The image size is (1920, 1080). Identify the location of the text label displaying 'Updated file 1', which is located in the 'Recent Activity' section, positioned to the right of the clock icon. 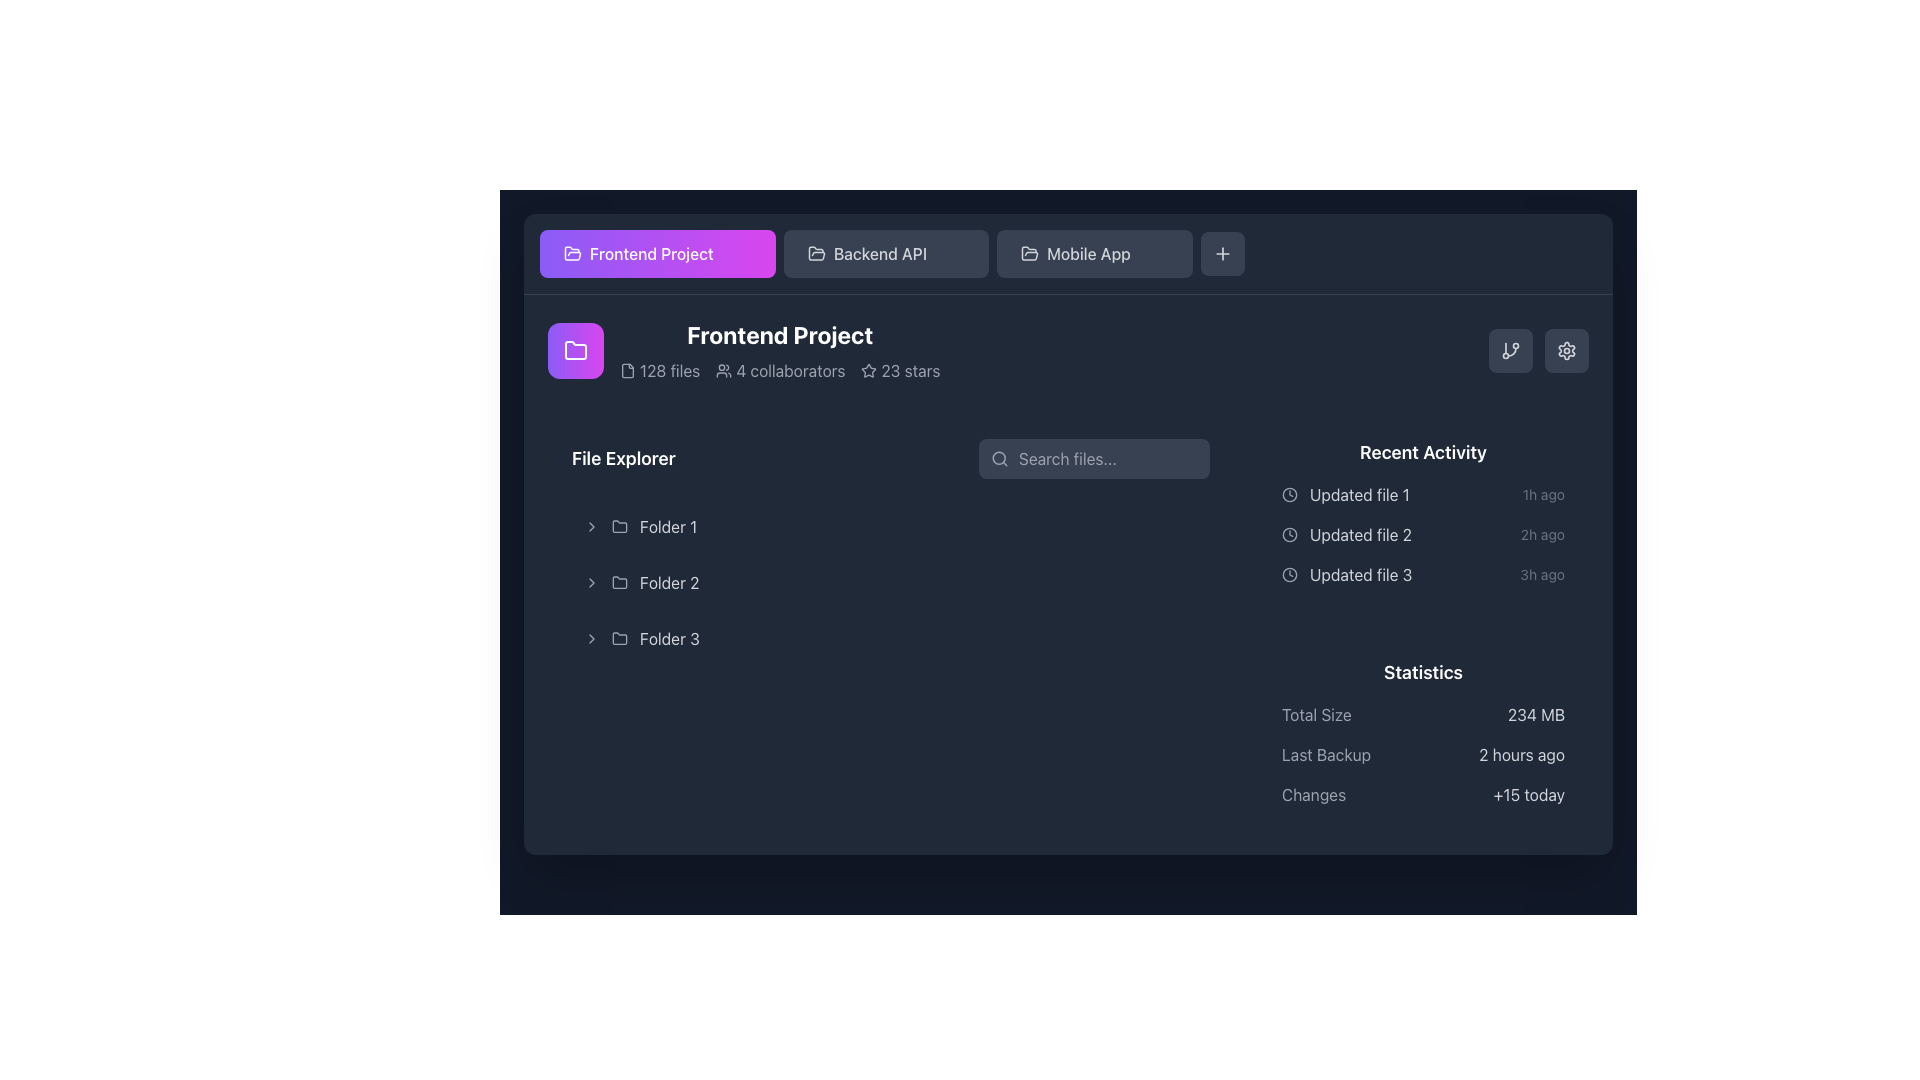
(1359, 494).